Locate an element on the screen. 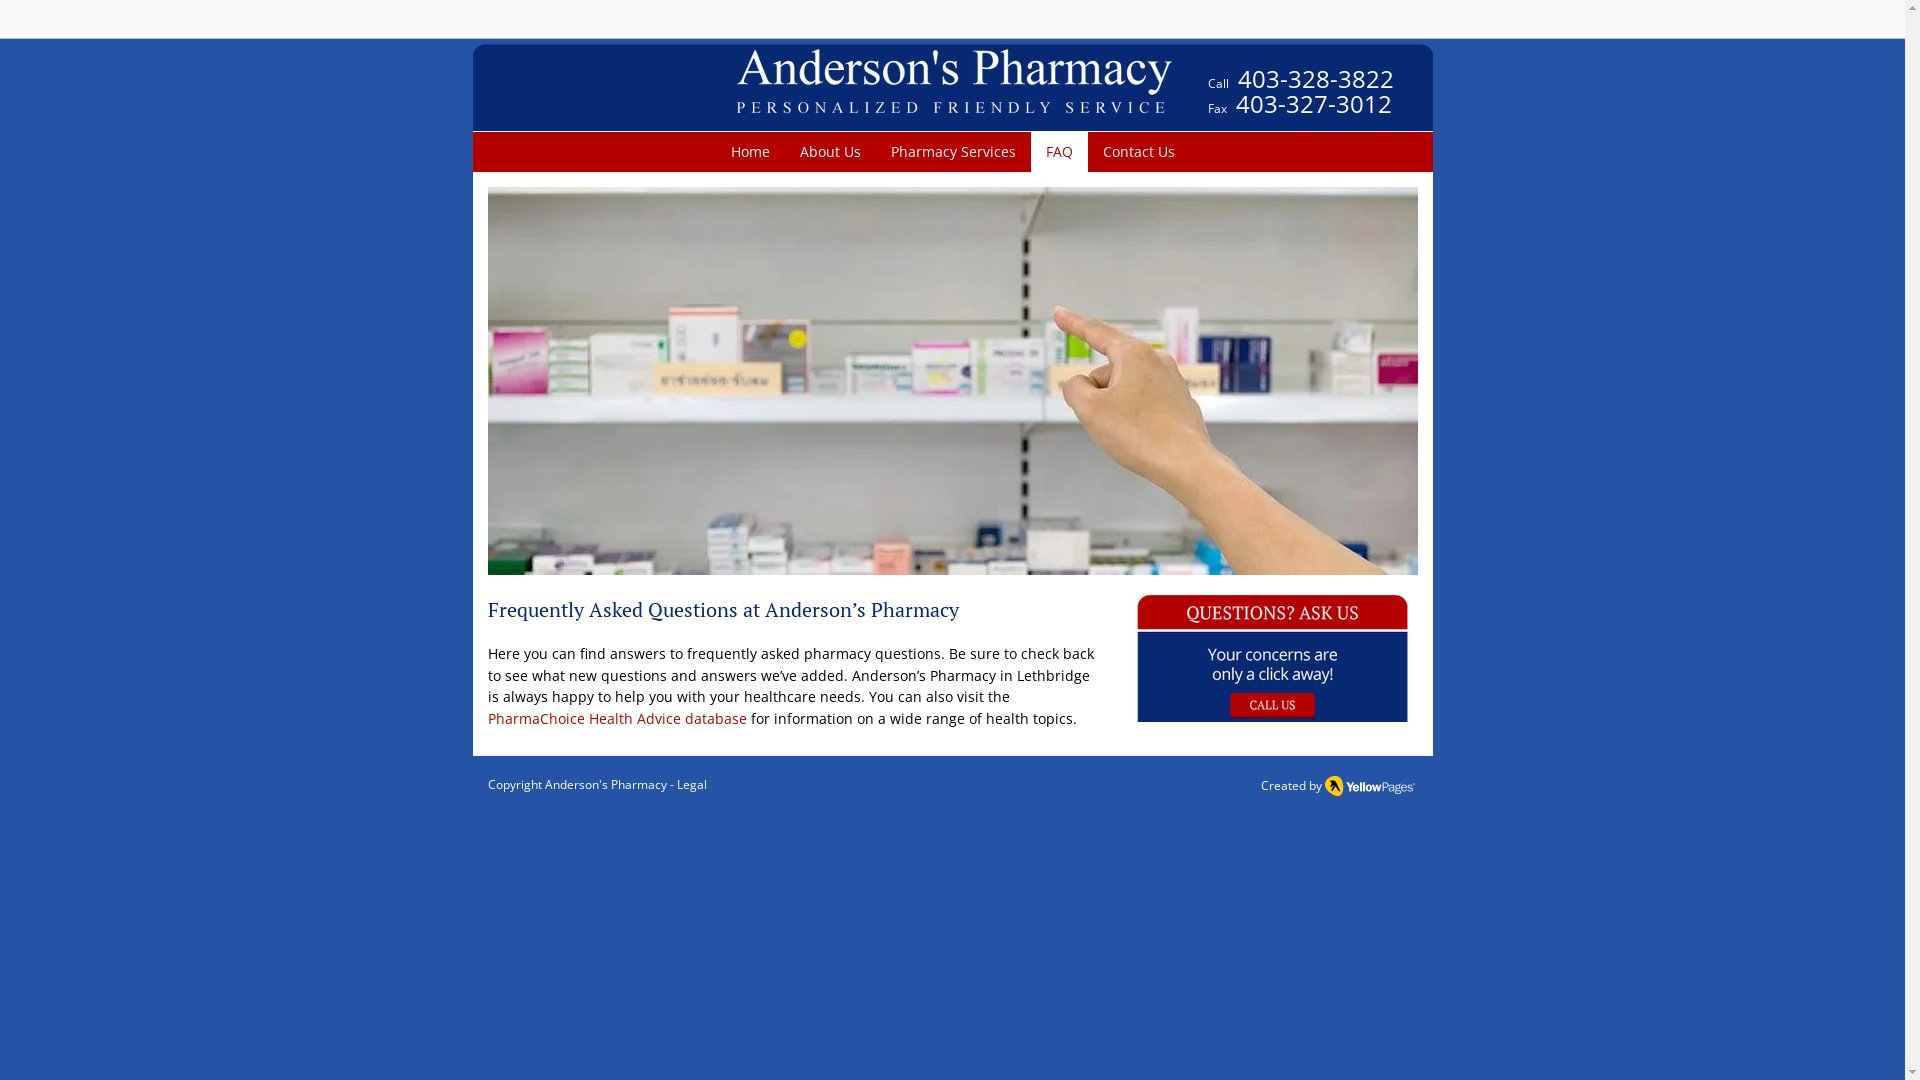 Image resolution: width=1920 pixels, height=1080 pixels. 'PharmaChoice Health Advice database' is located at coordinates (616, 717).